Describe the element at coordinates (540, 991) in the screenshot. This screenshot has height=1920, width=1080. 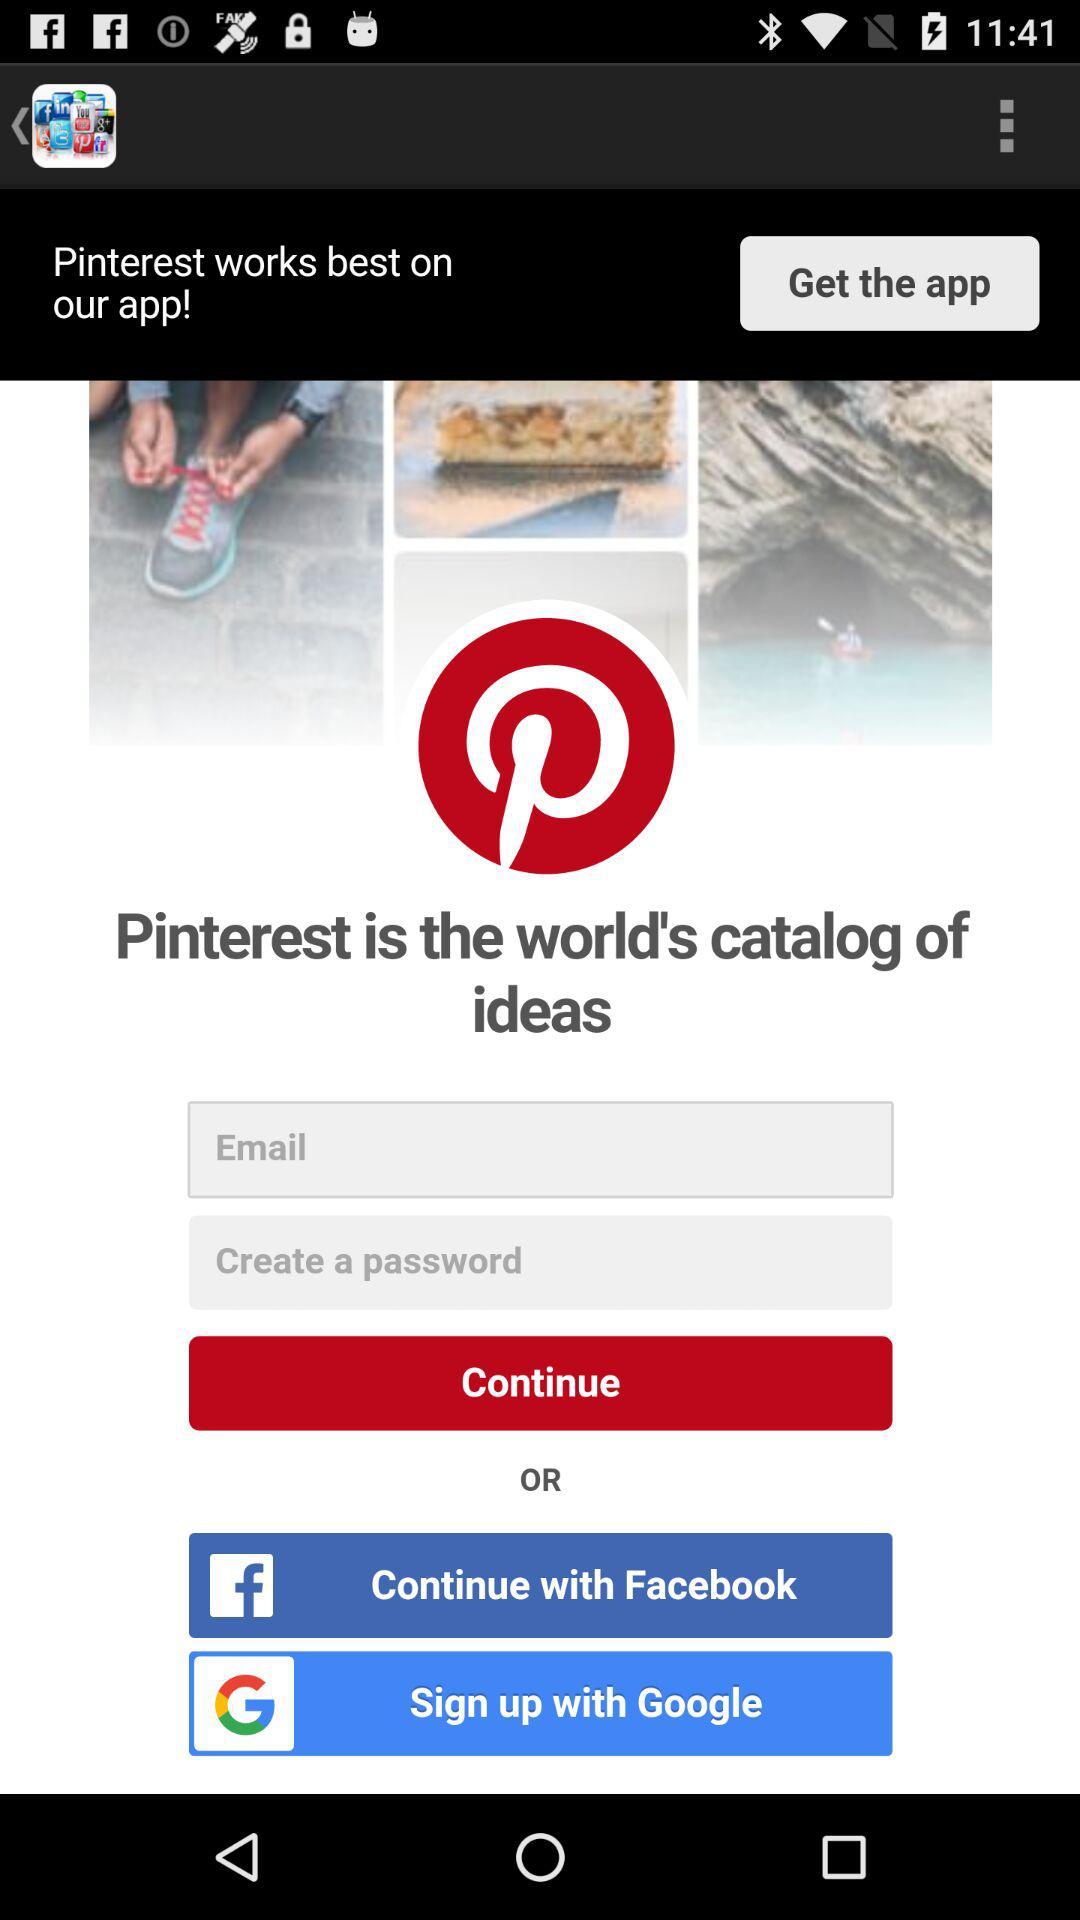
I see `app pinterest` at that location.